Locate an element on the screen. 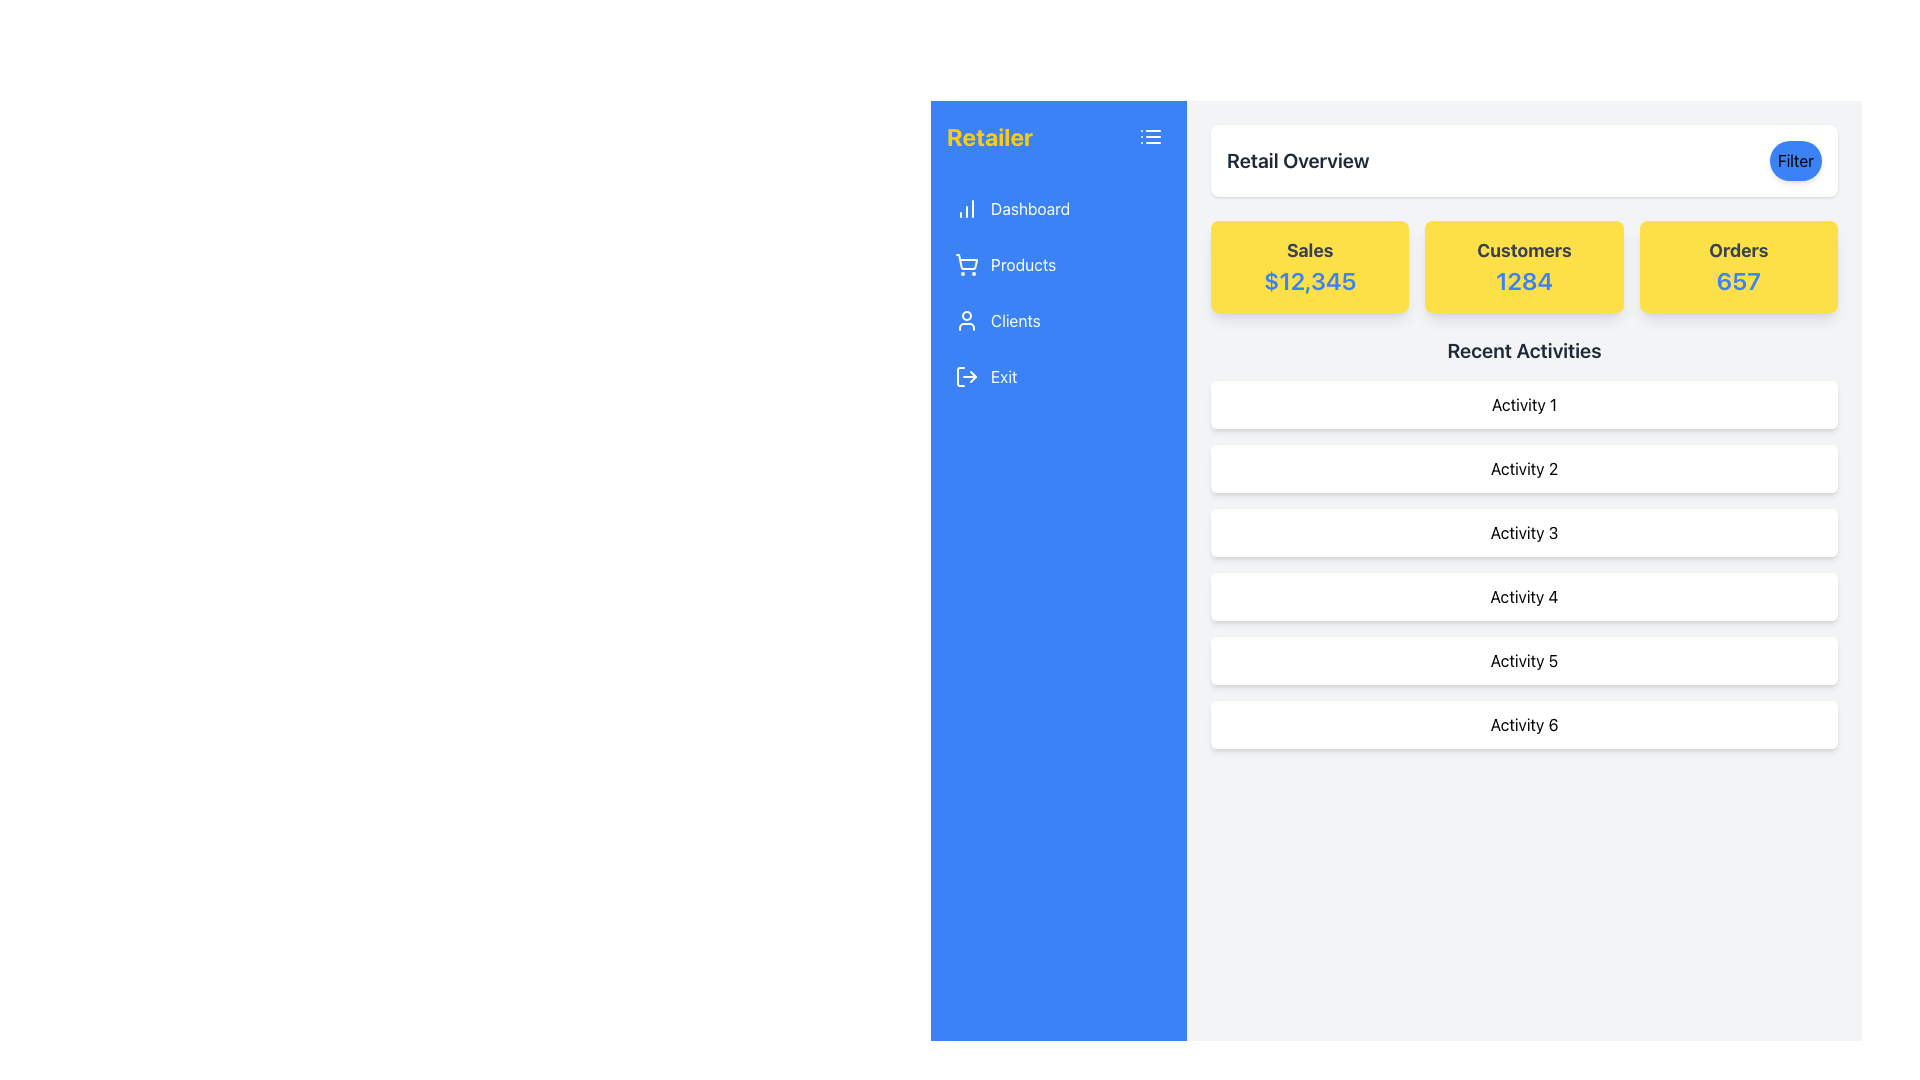 The height and width of the screenshot is (1080, 1920). the user profile icon located to the left of the text 'Clients' in the navigation menu is located at coordinates (966, 319).